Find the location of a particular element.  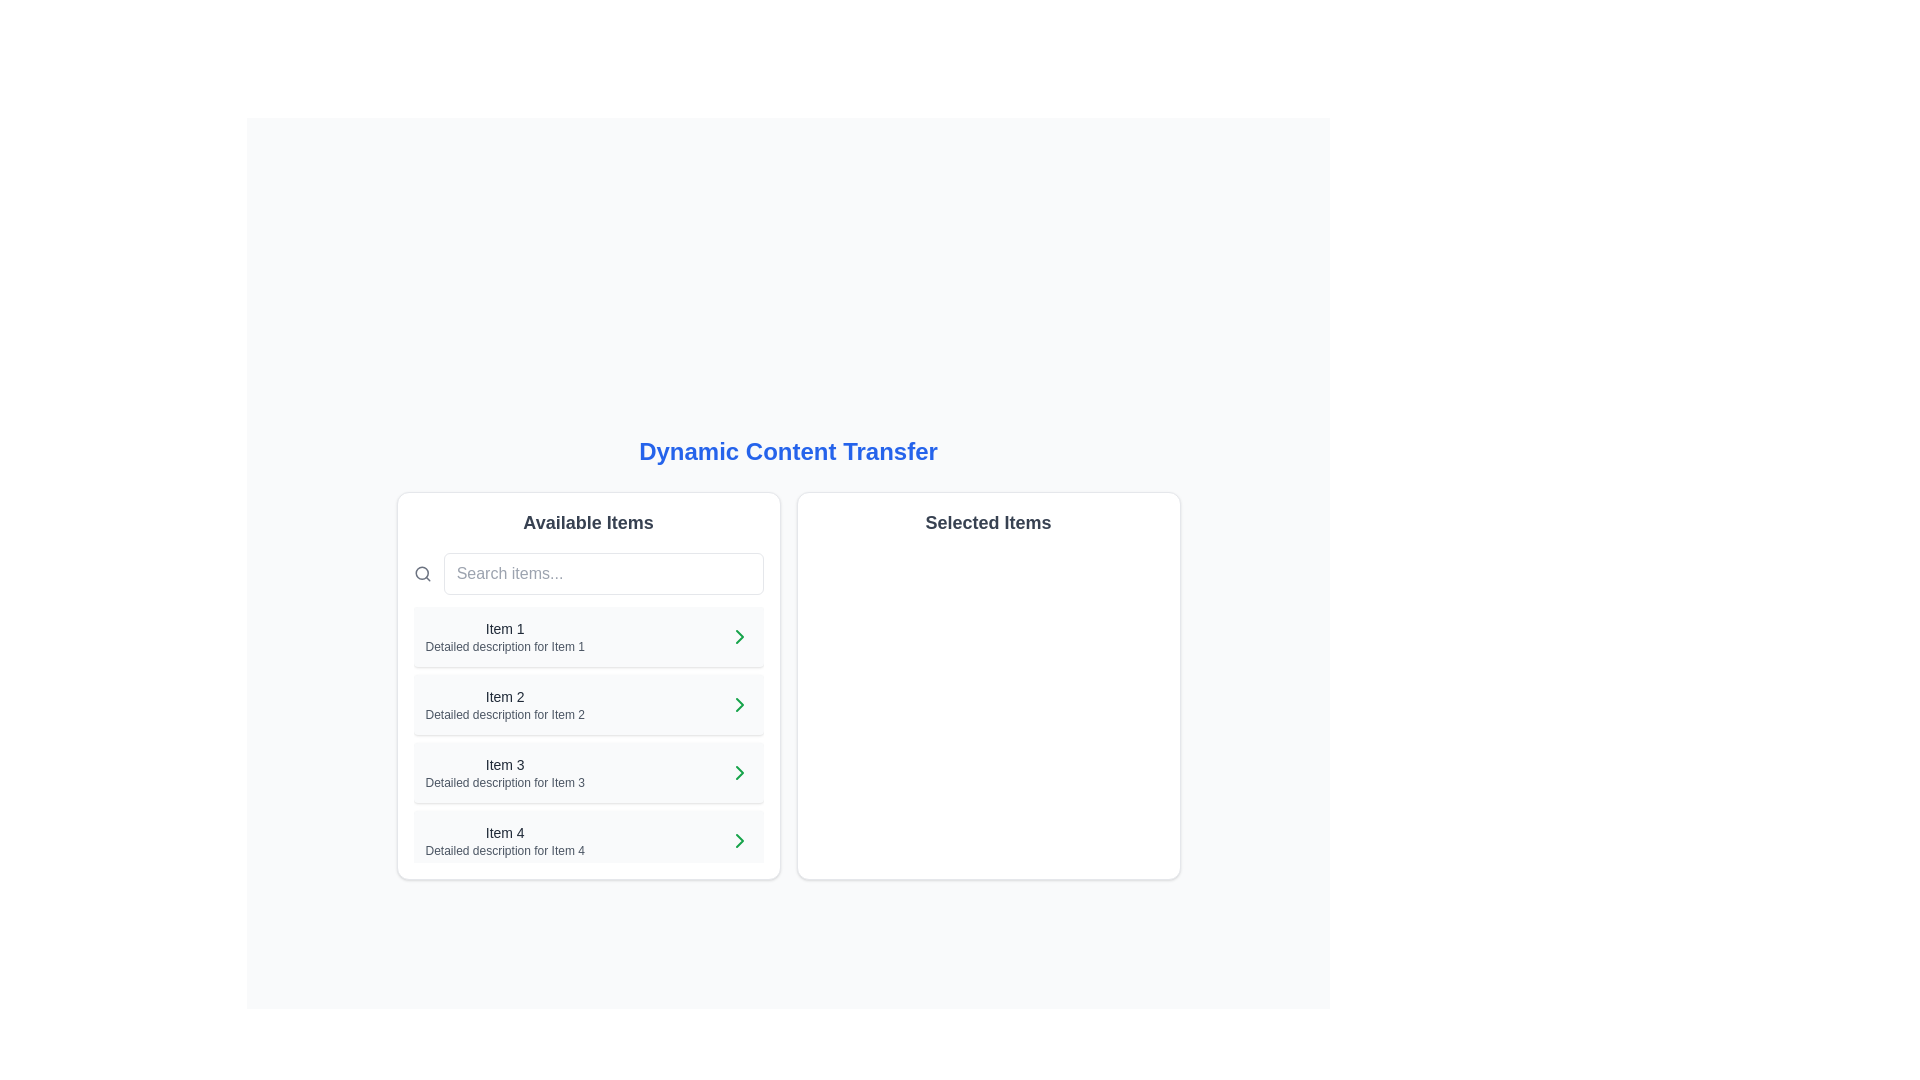

the green chevron-shaped icon pointing to the right, which is located at the far right of the third item is located at coordinates (738, 771).